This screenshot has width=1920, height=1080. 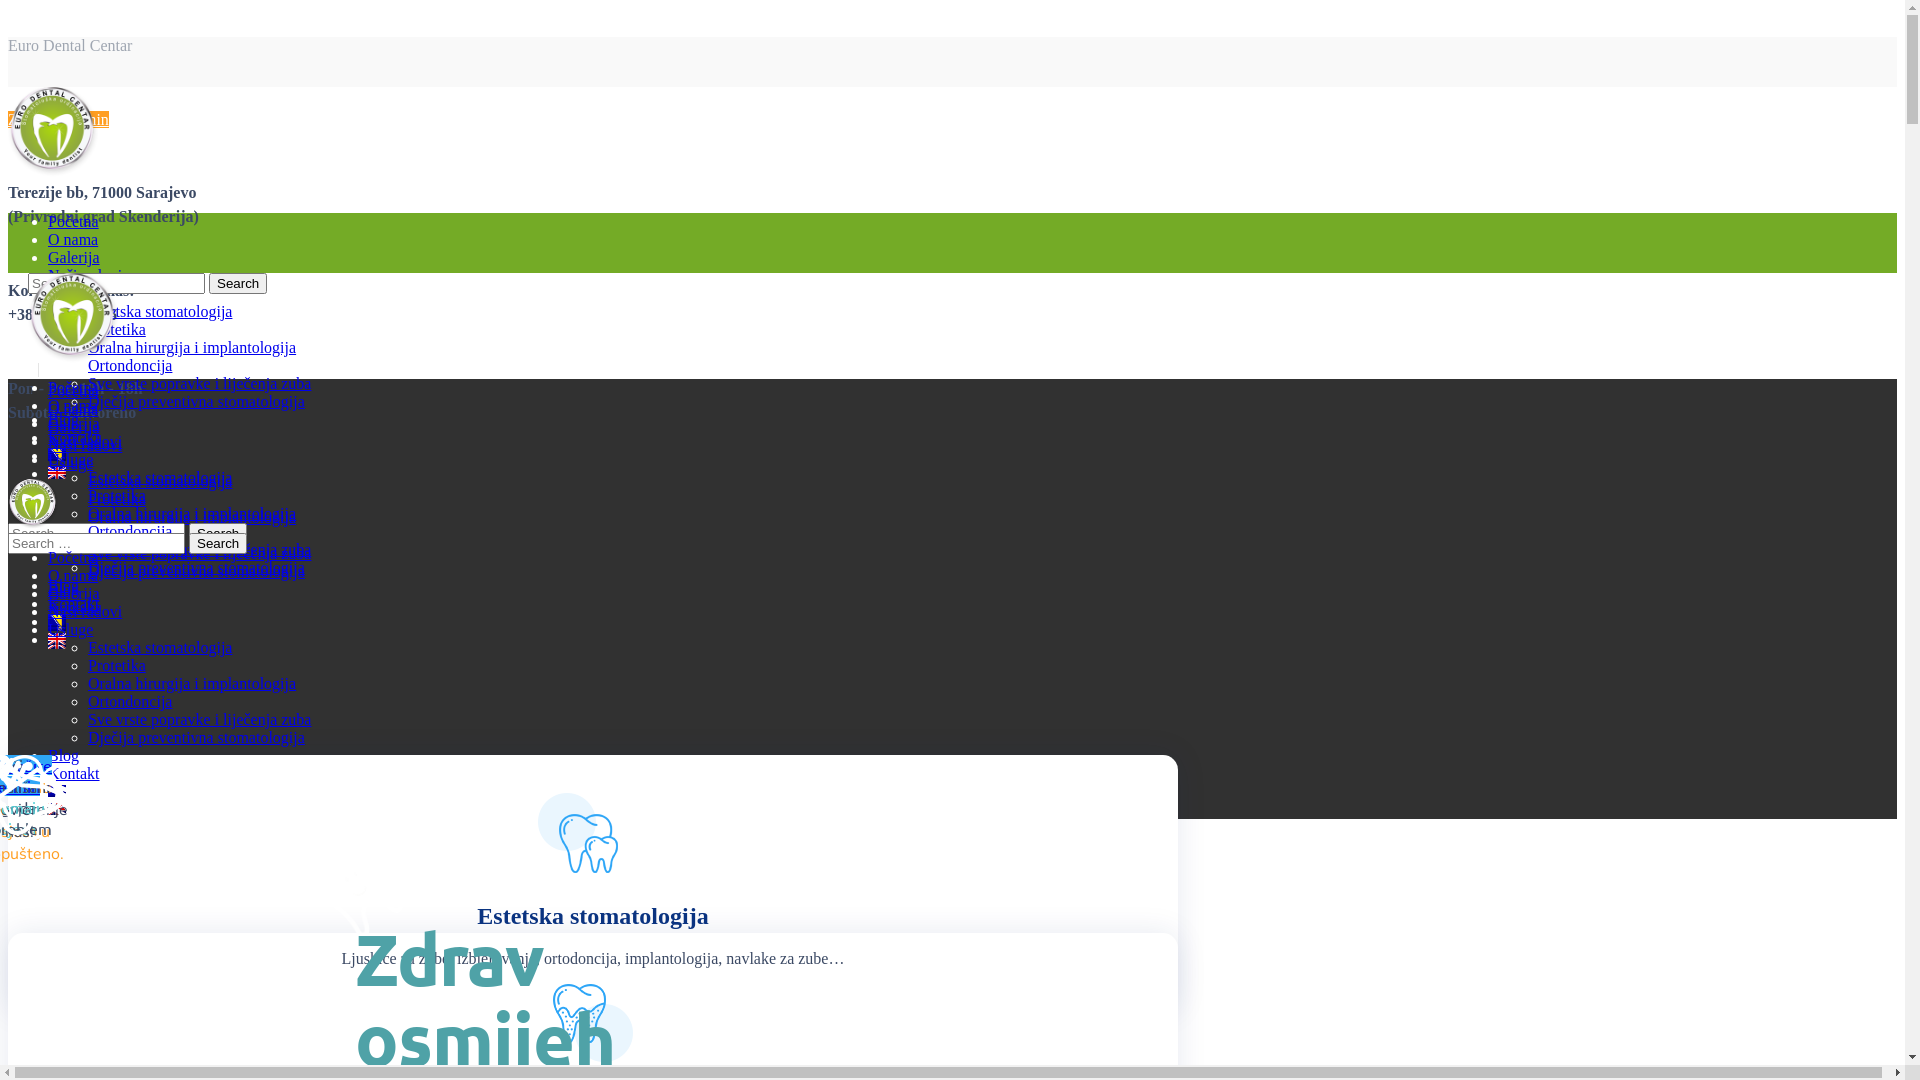 I want to click on 'Usluge', so click(x=48, y=459).